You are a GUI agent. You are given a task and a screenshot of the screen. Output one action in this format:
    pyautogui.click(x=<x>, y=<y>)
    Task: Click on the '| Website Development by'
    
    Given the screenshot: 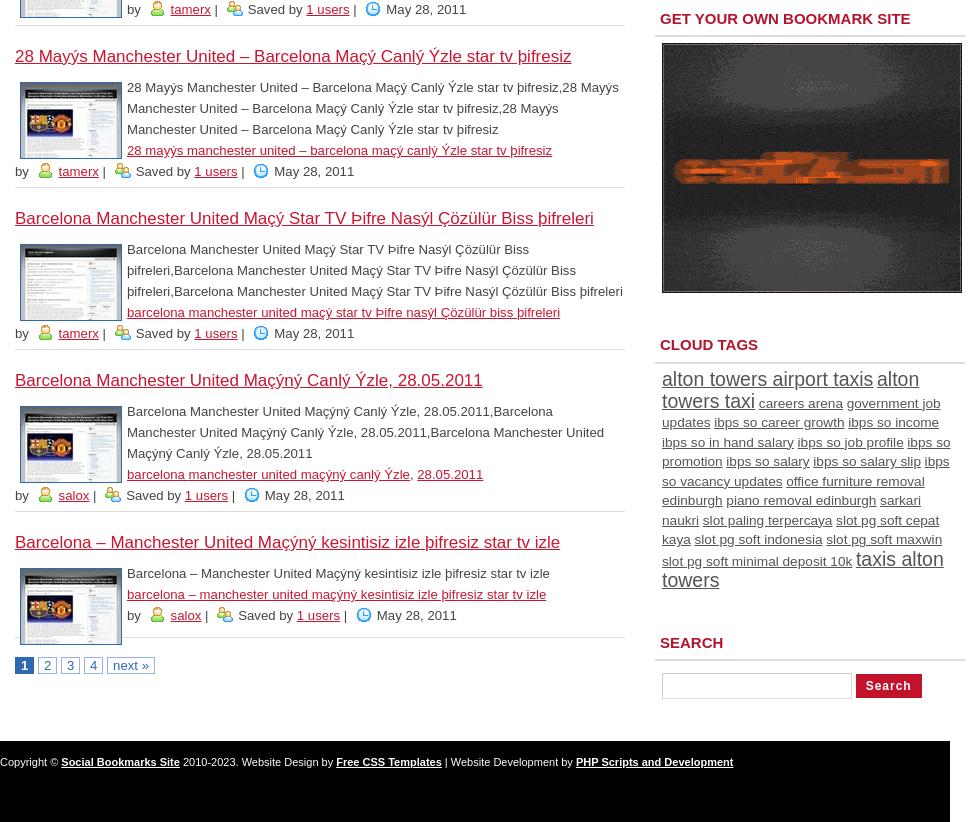 What is the action you would take?
    pyautogui.click(x=508, y=760)
    